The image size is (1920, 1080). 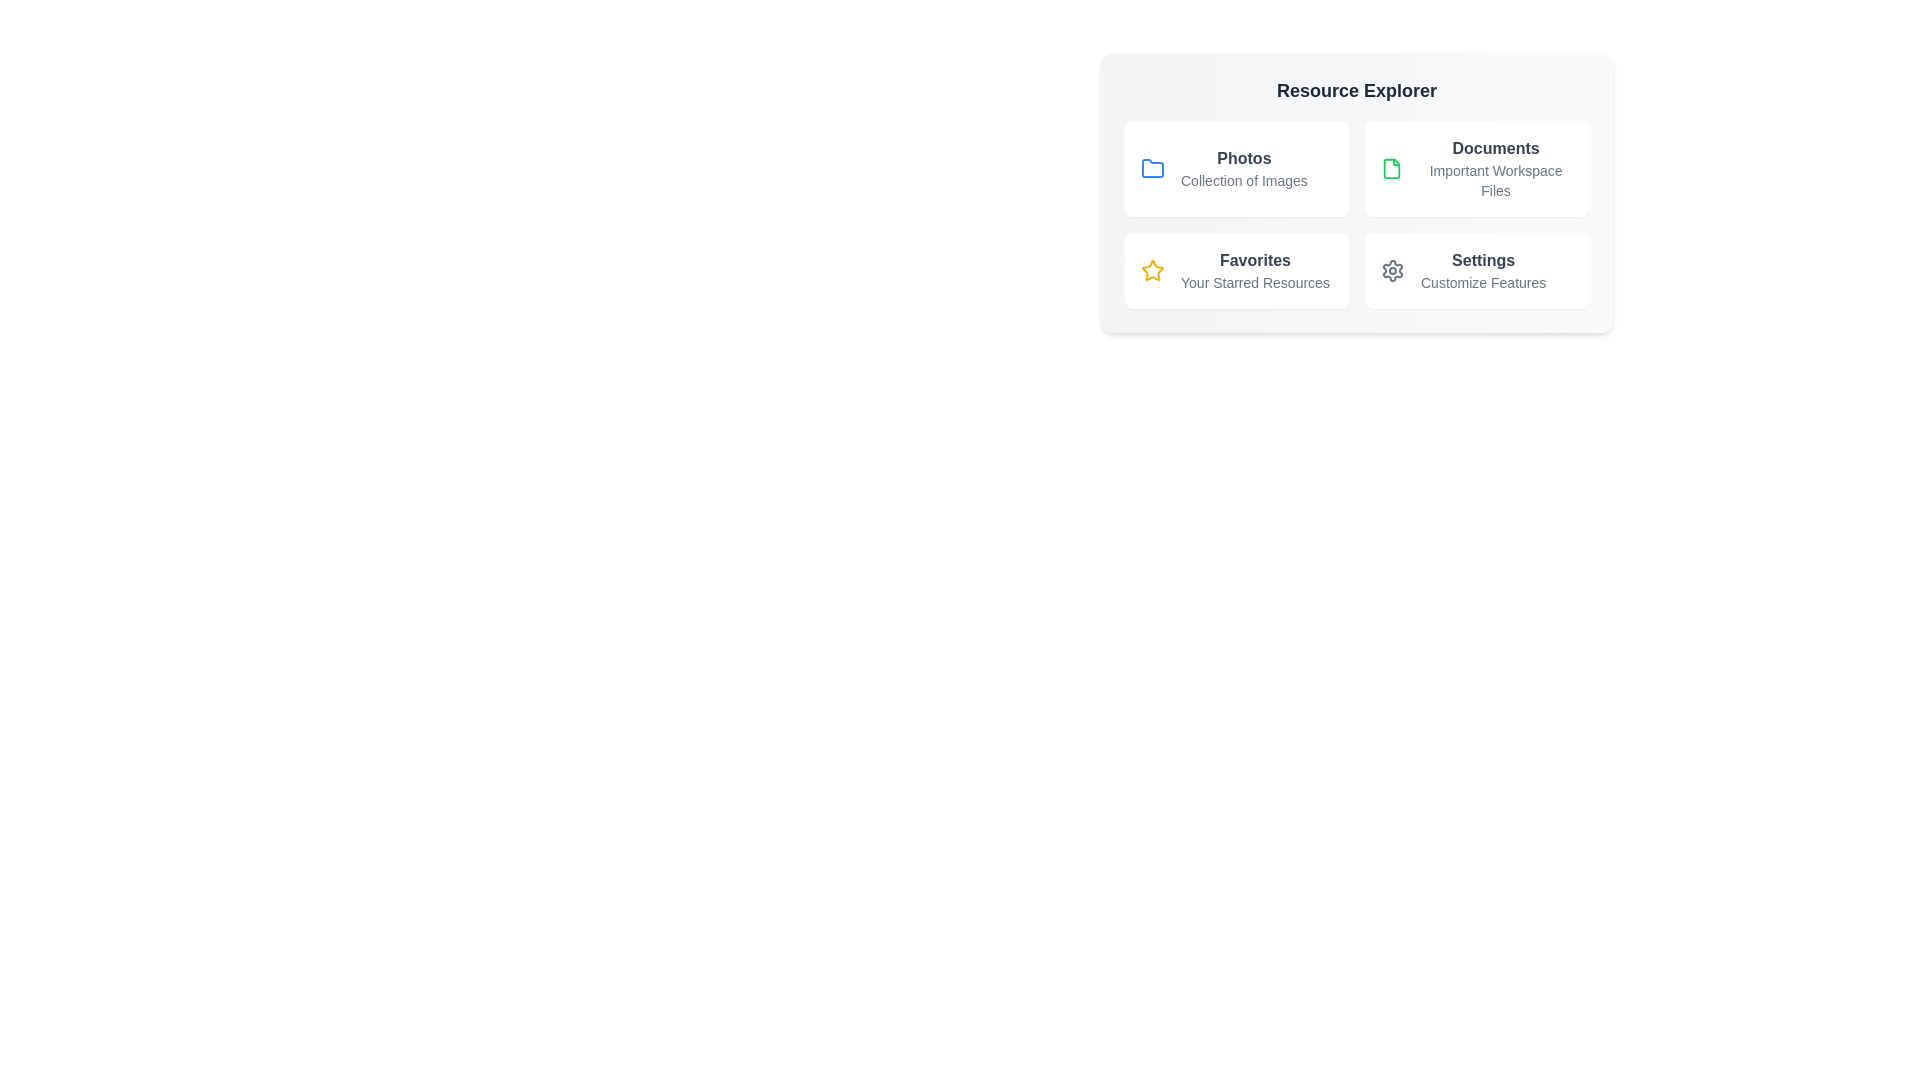 I want to click on the resource item Documents to explore its details, so click(x=1477, y=168).